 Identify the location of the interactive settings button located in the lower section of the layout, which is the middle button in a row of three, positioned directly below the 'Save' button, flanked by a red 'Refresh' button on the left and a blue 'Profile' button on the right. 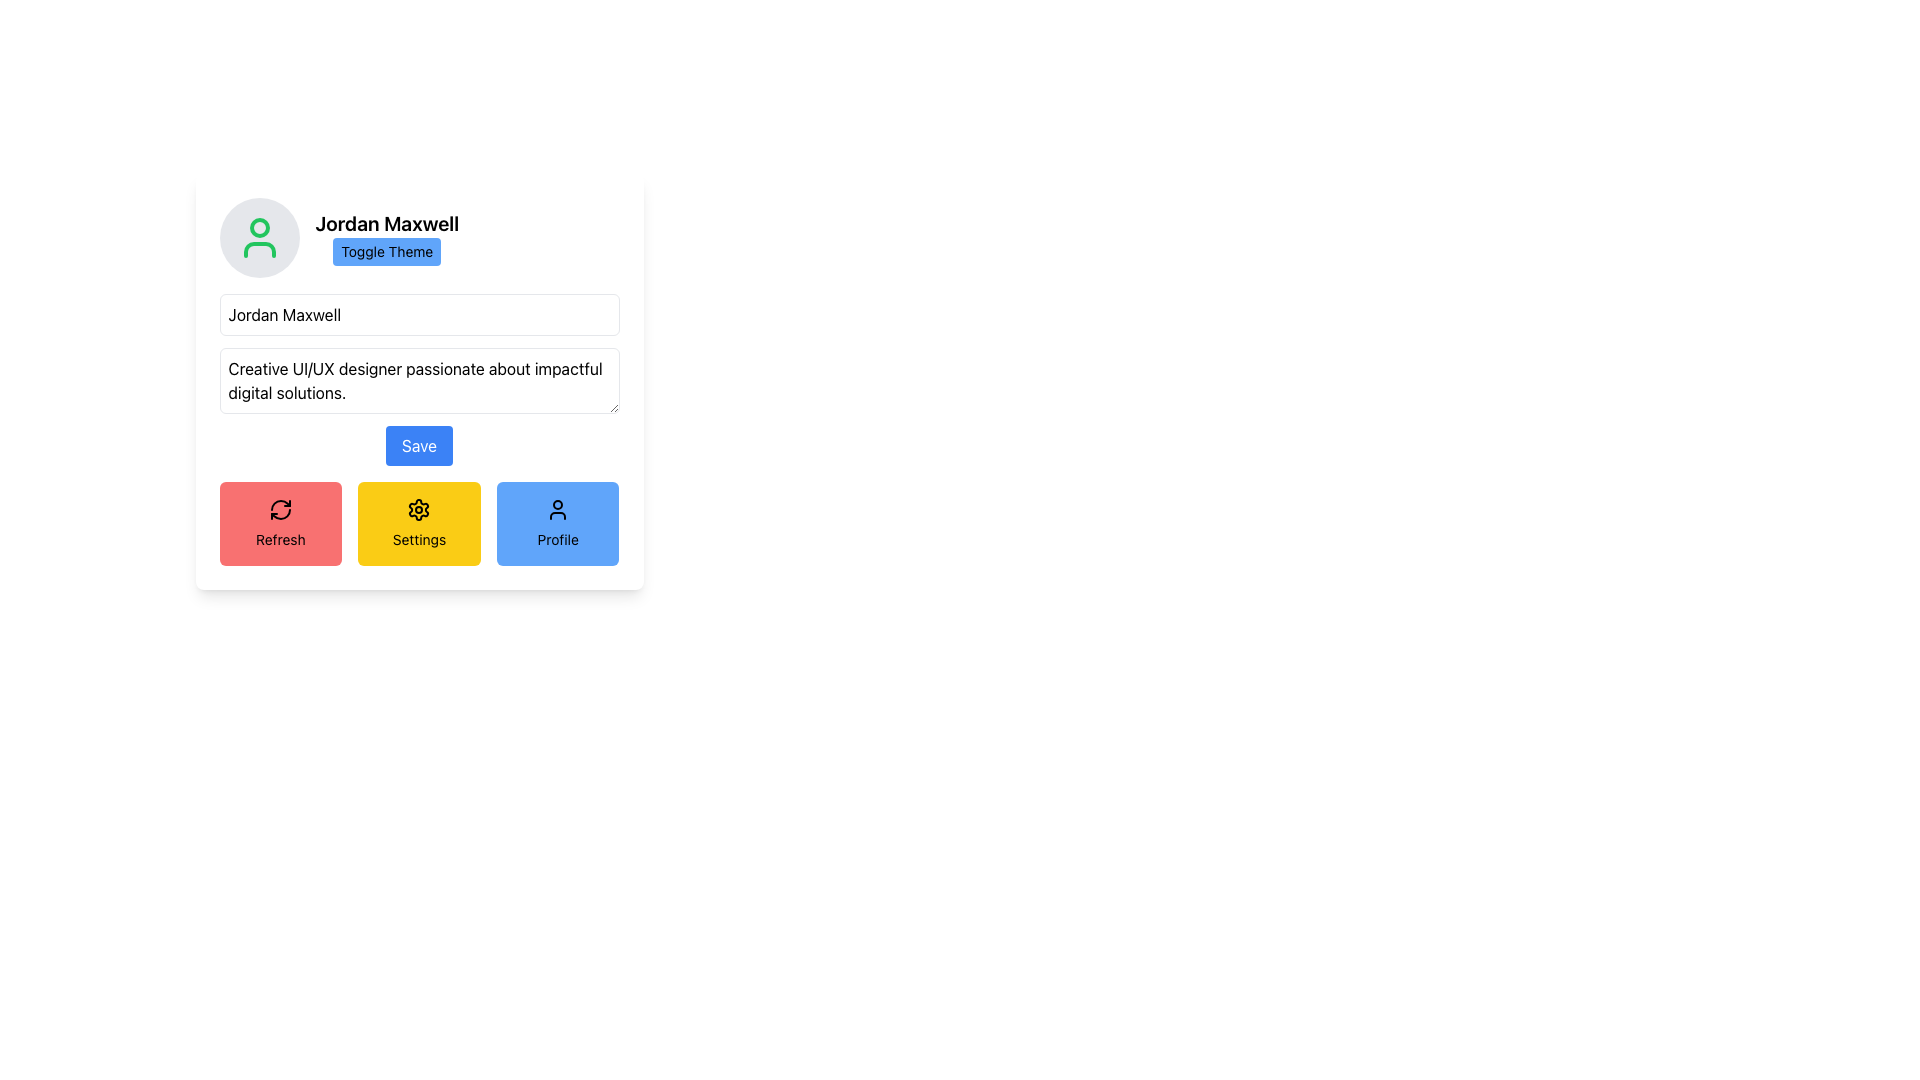
(418, 523).